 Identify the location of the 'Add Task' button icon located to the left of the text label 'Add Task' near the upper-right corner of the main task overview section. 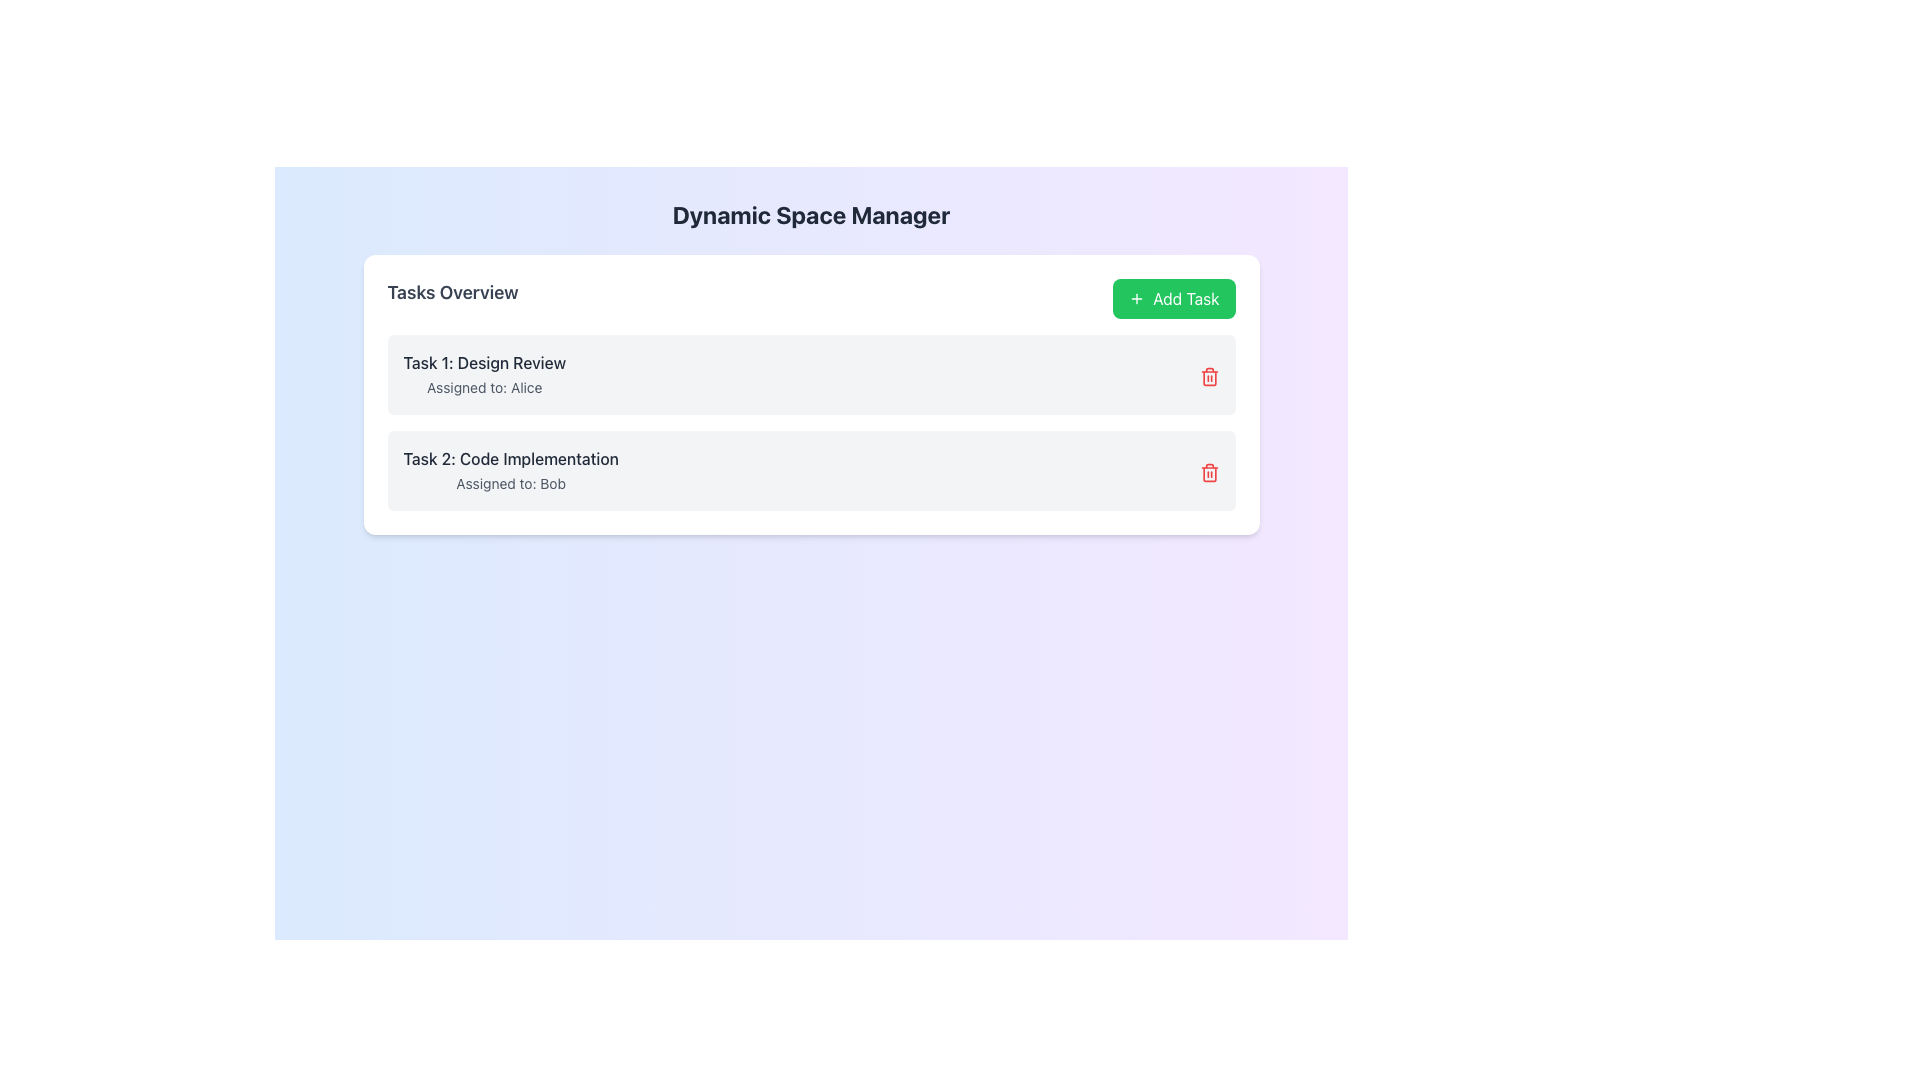
(1137, 299).